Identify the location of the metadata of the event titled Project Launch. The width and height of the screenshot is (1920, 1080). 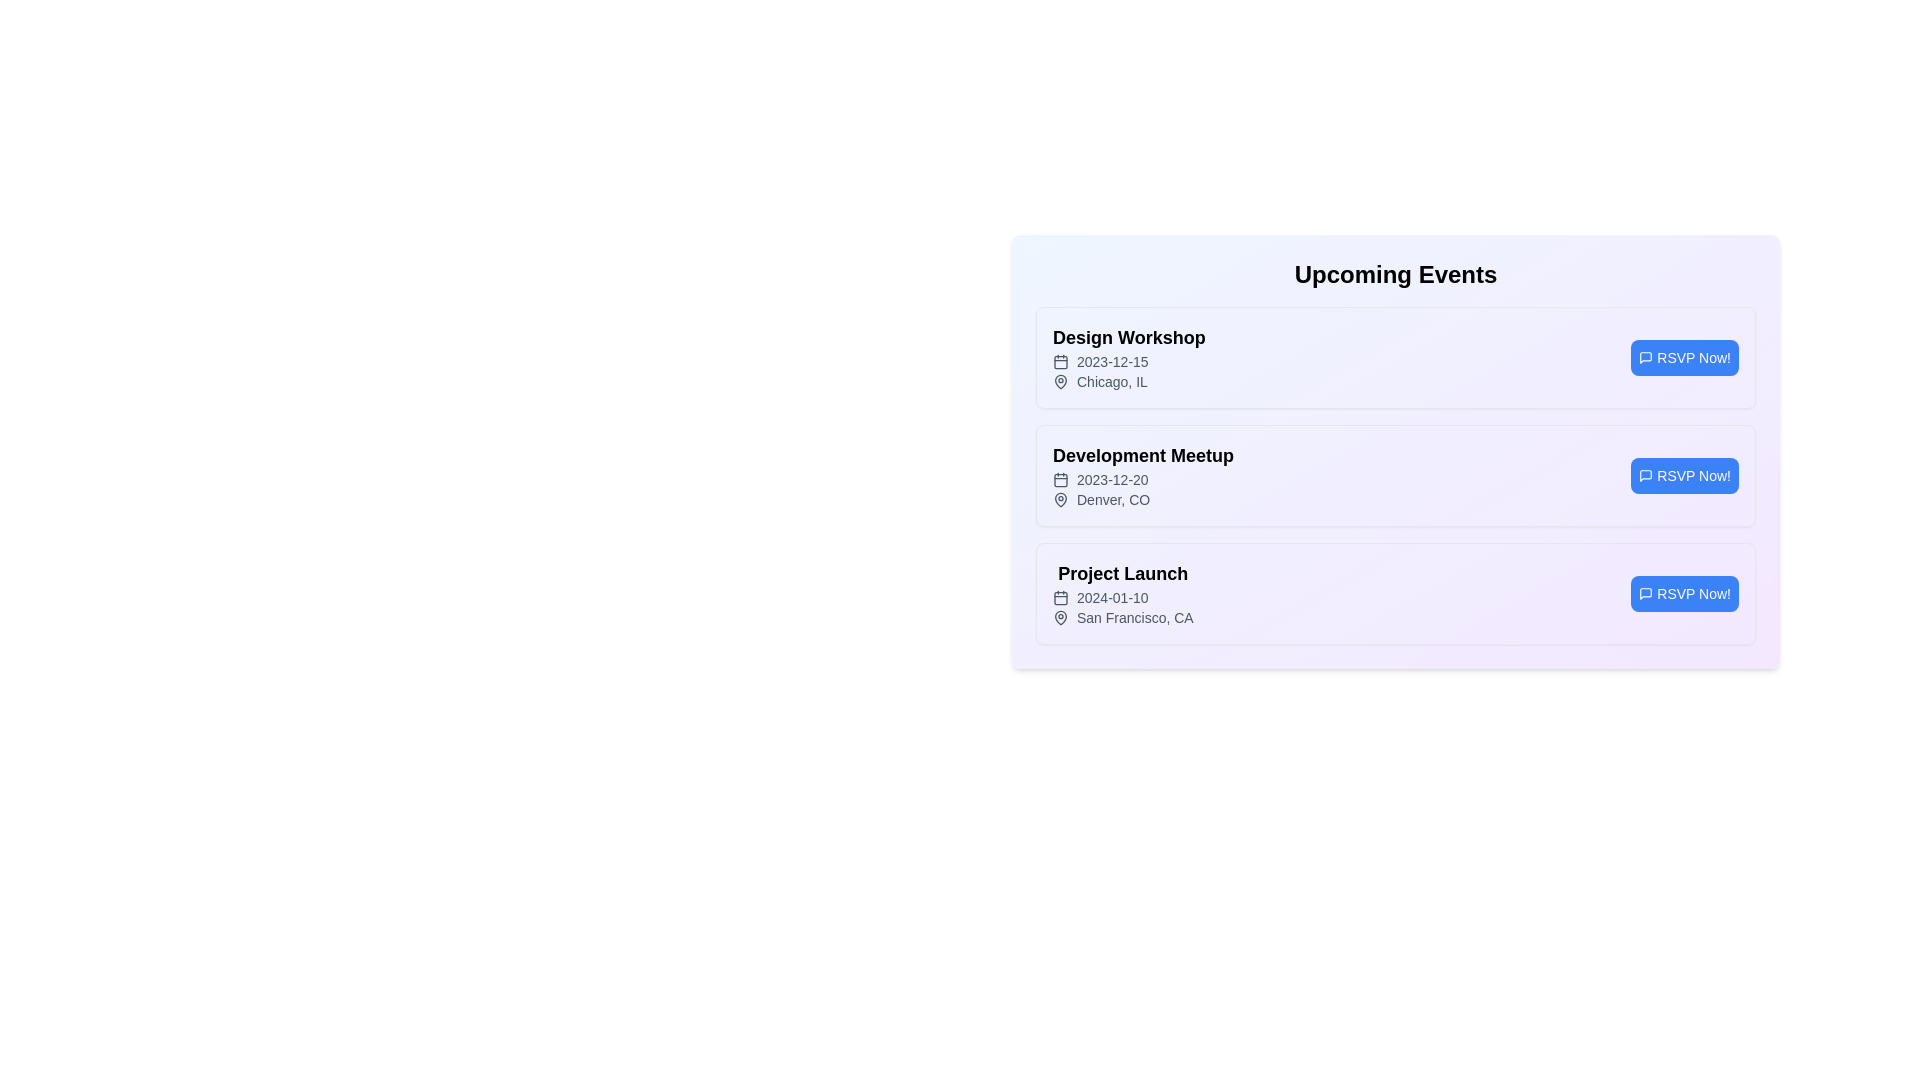
(1123, 574).